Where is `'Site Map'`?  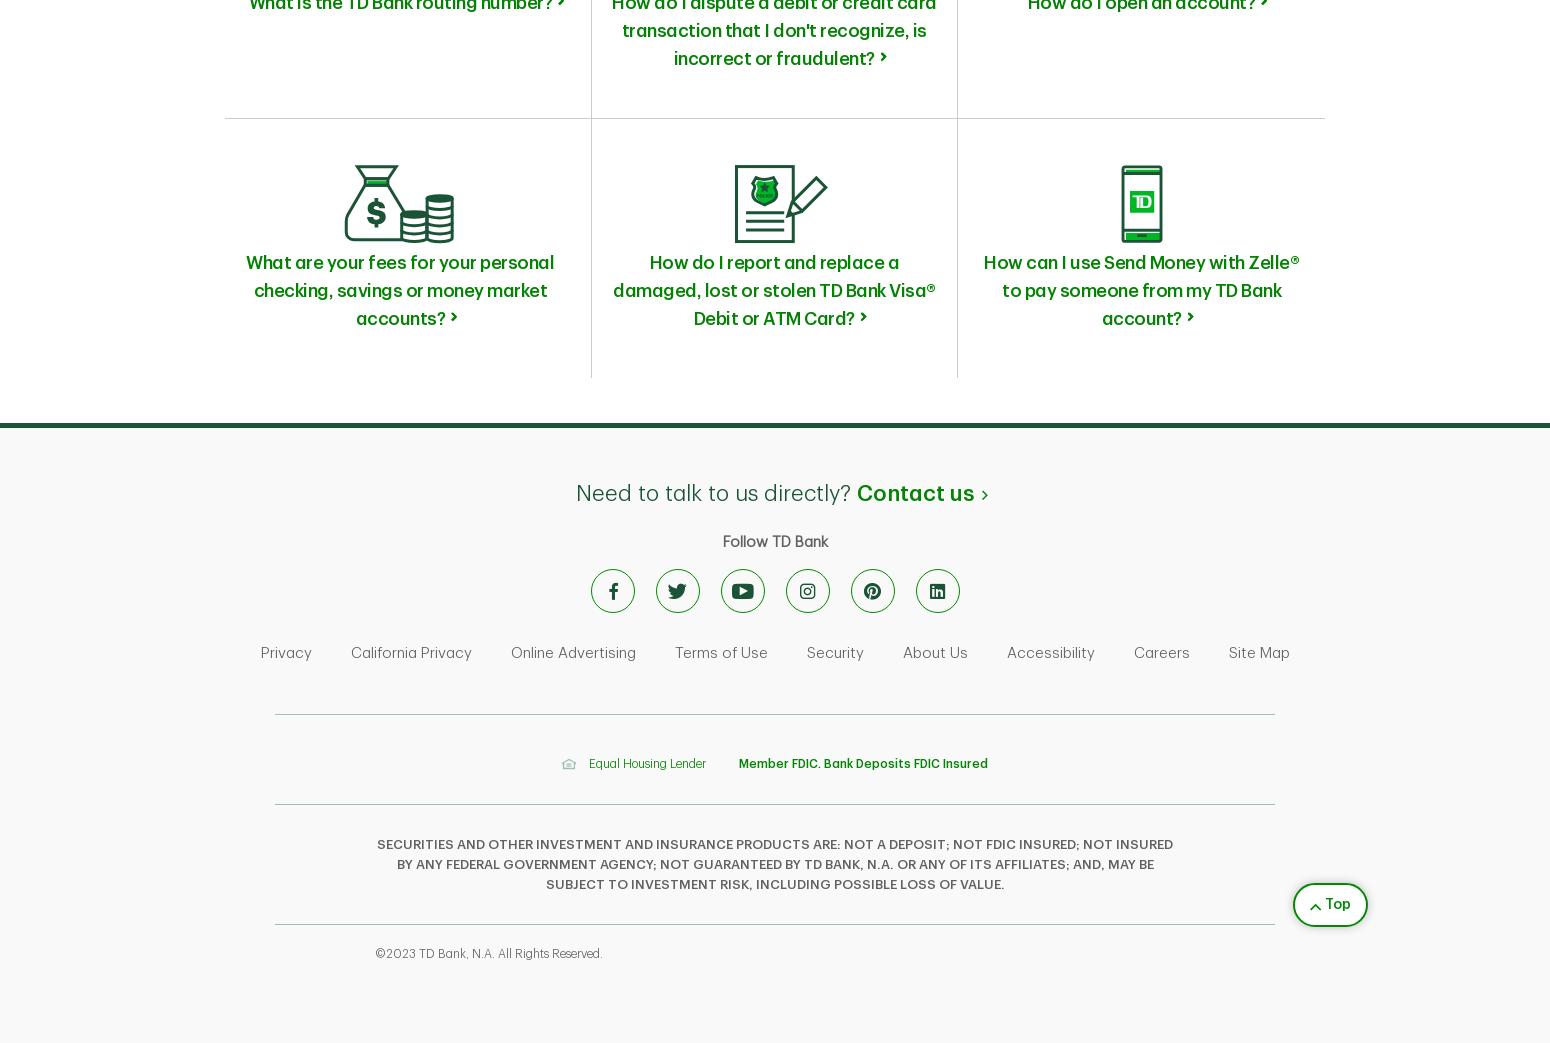
'Site Map' is located at coordinates (1257, 652).